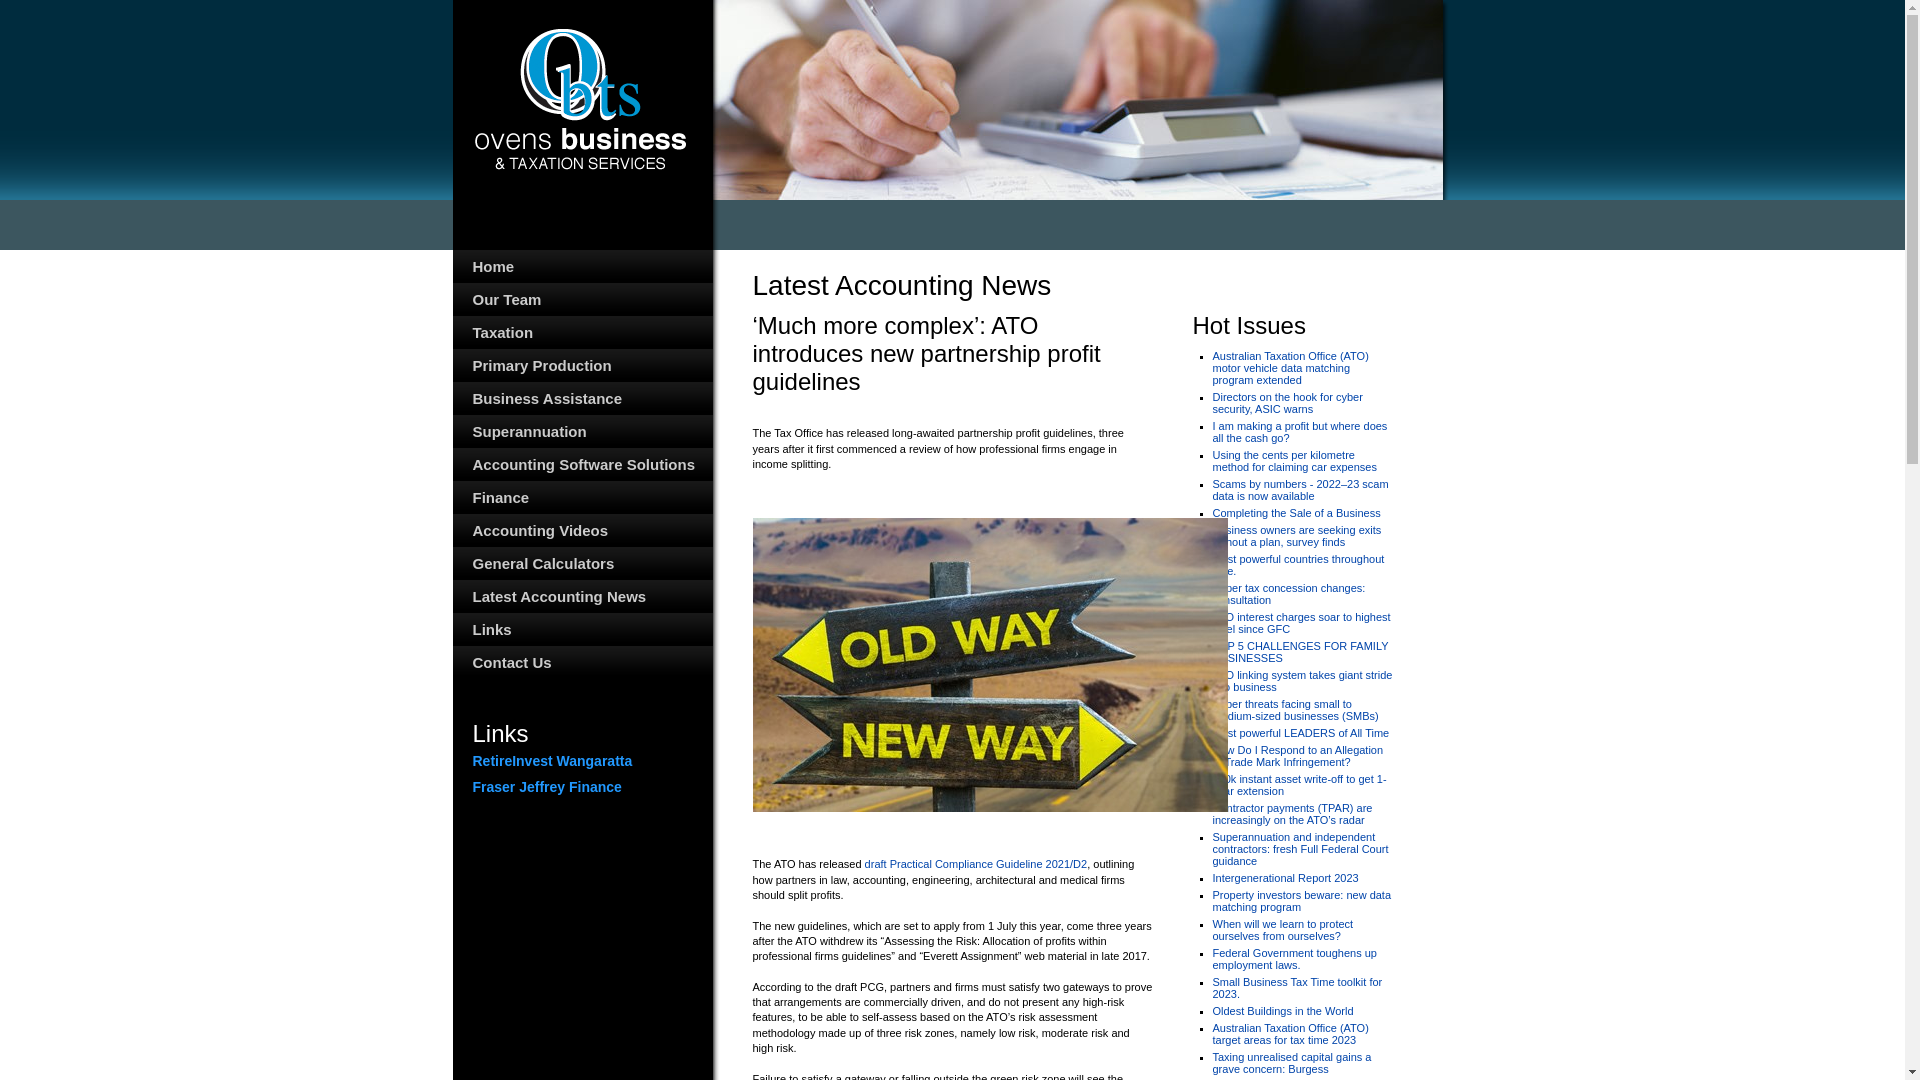  I want to click on 'ATO linking system takes giant stride into business', so click(1301, 680).